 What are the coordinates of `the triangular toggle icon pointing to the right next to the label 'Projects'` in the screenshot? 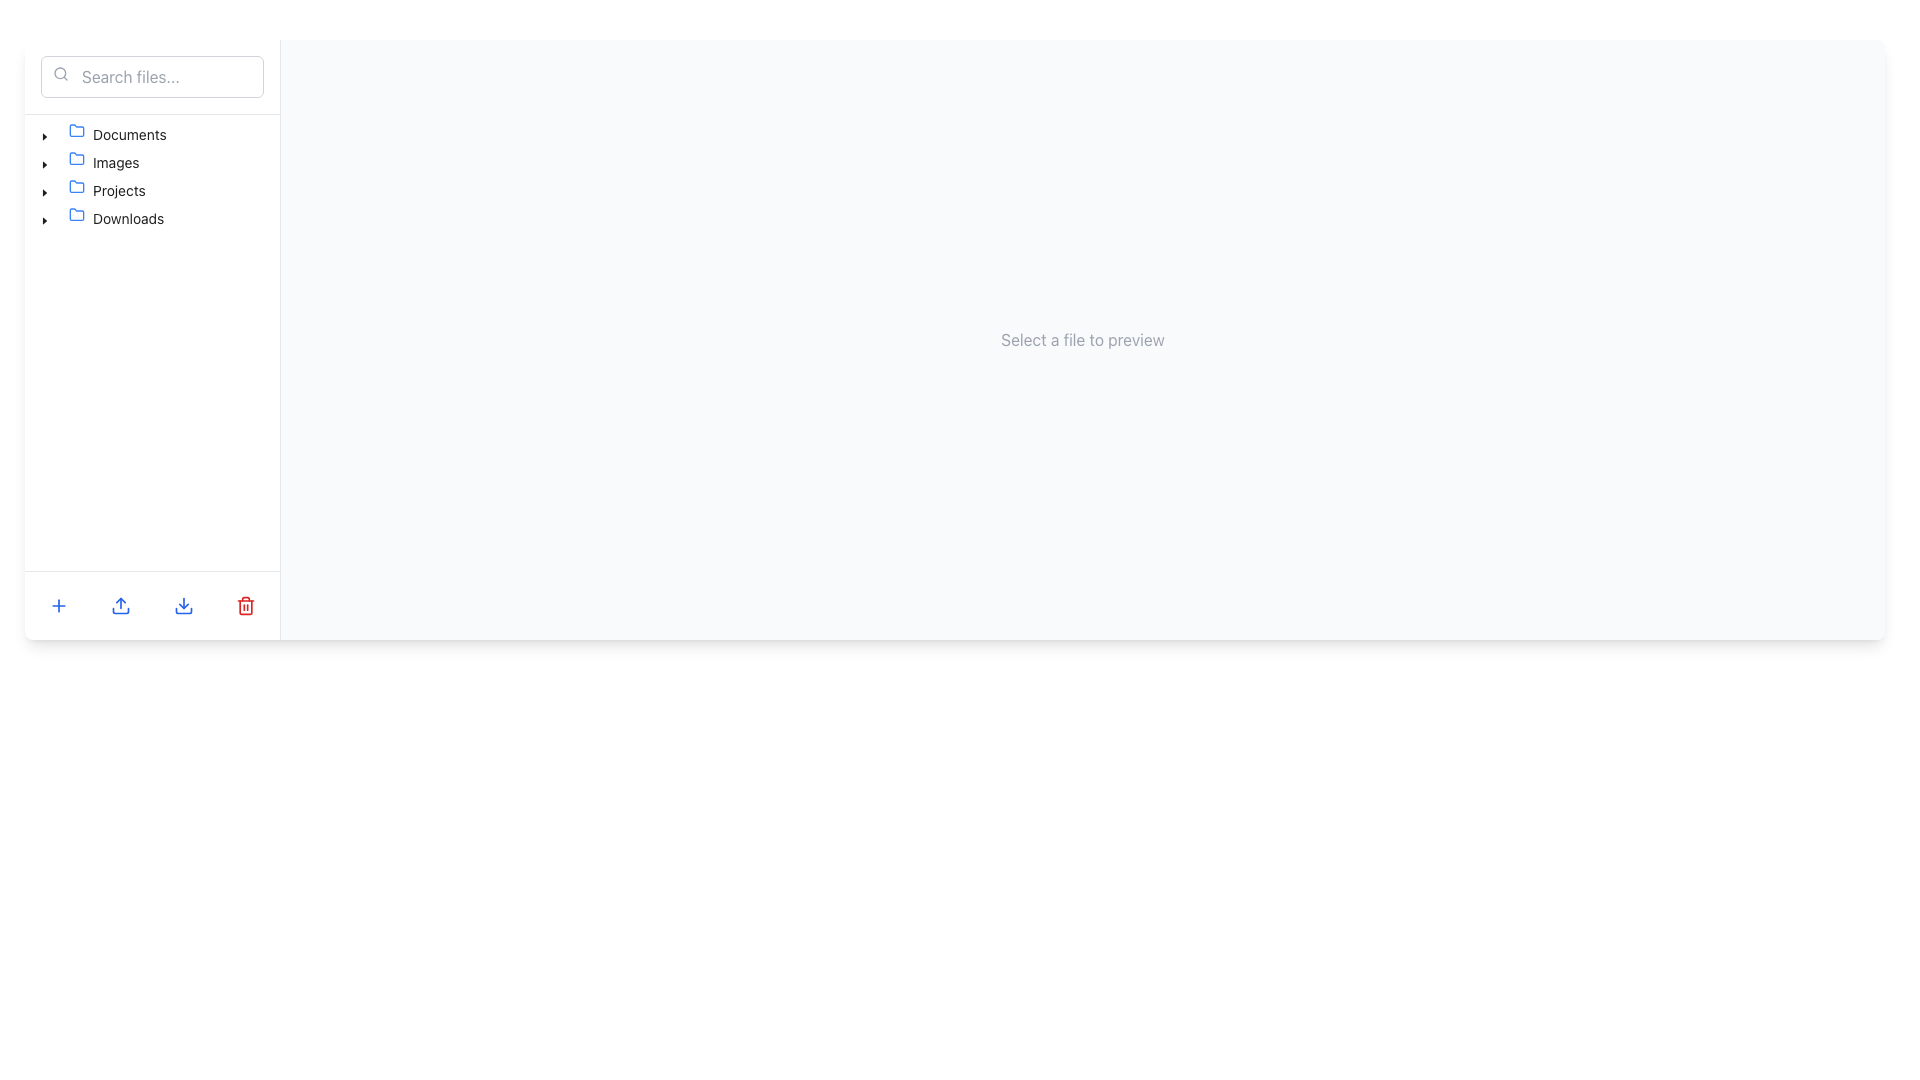 It's located at (44, 191).